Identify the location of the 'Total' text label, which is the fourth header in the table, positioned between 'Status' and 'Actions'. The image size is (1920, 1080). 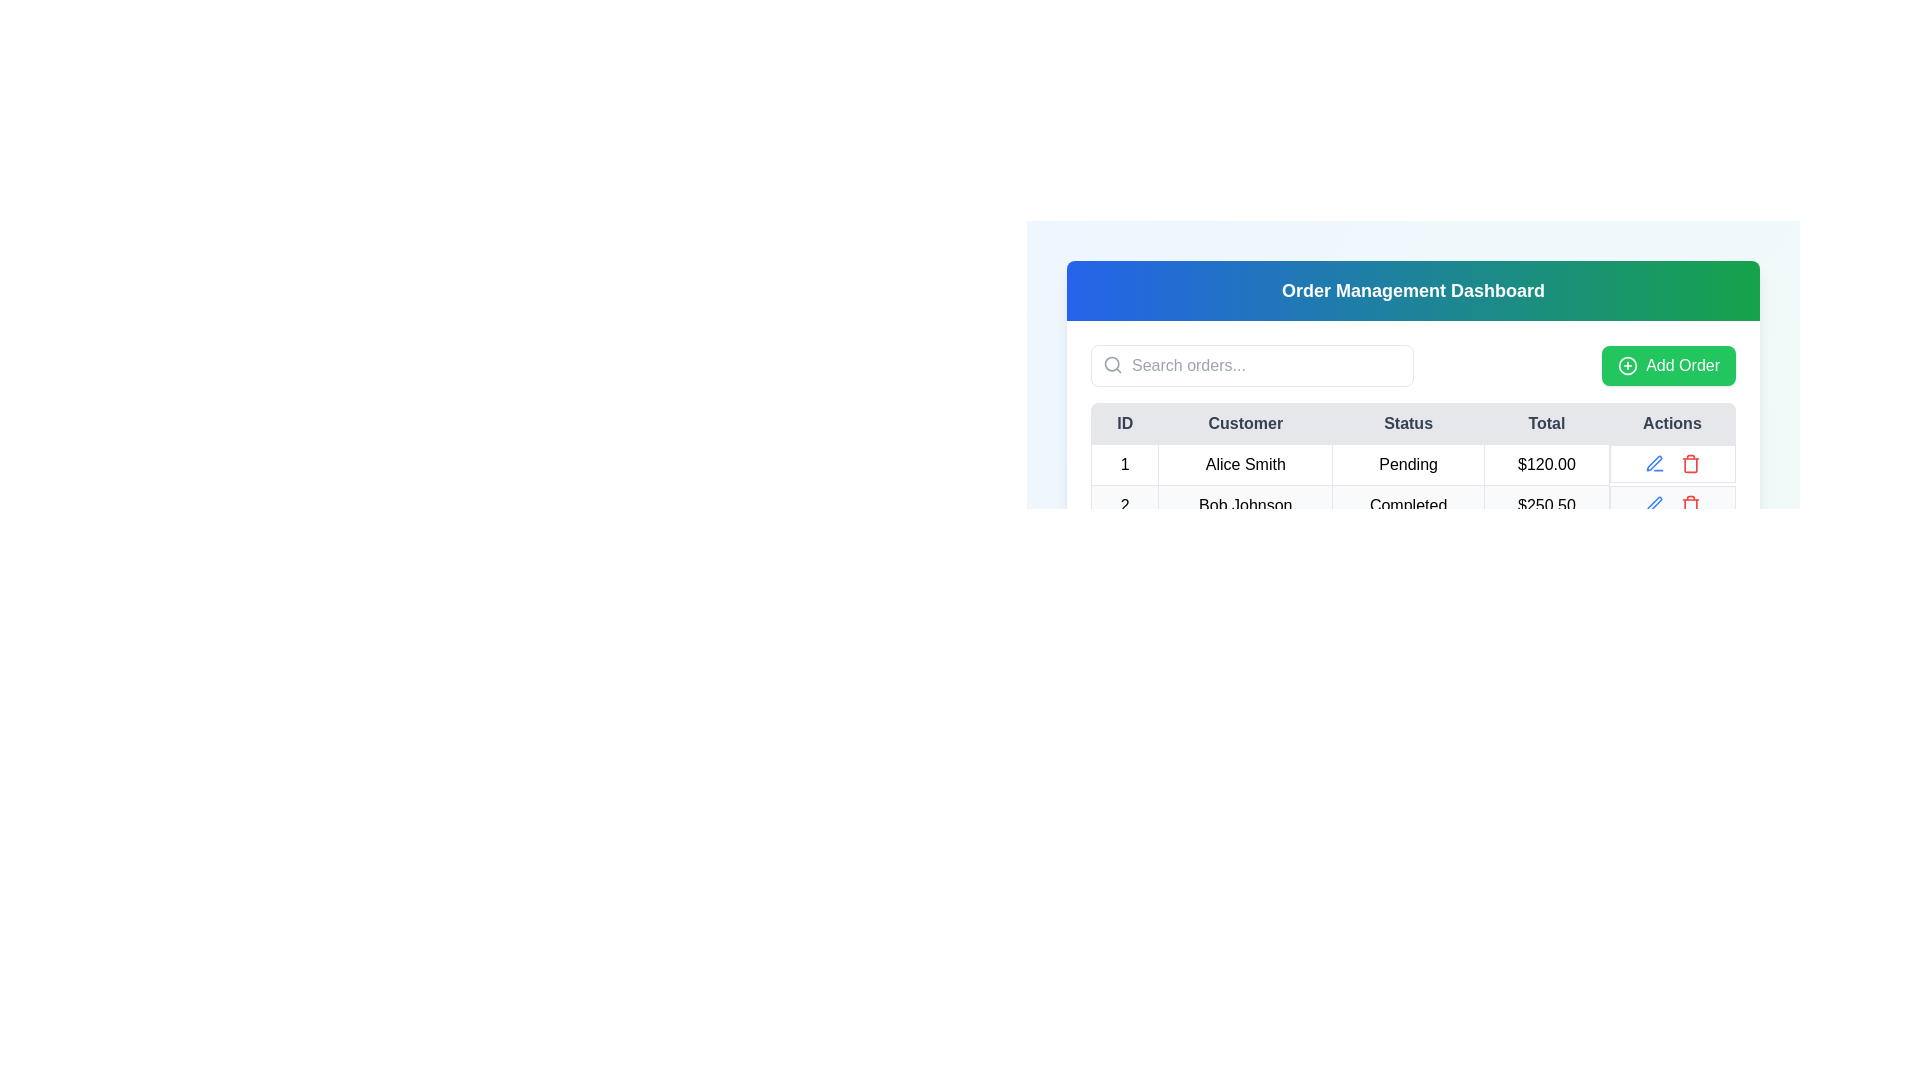
(1545, 423).